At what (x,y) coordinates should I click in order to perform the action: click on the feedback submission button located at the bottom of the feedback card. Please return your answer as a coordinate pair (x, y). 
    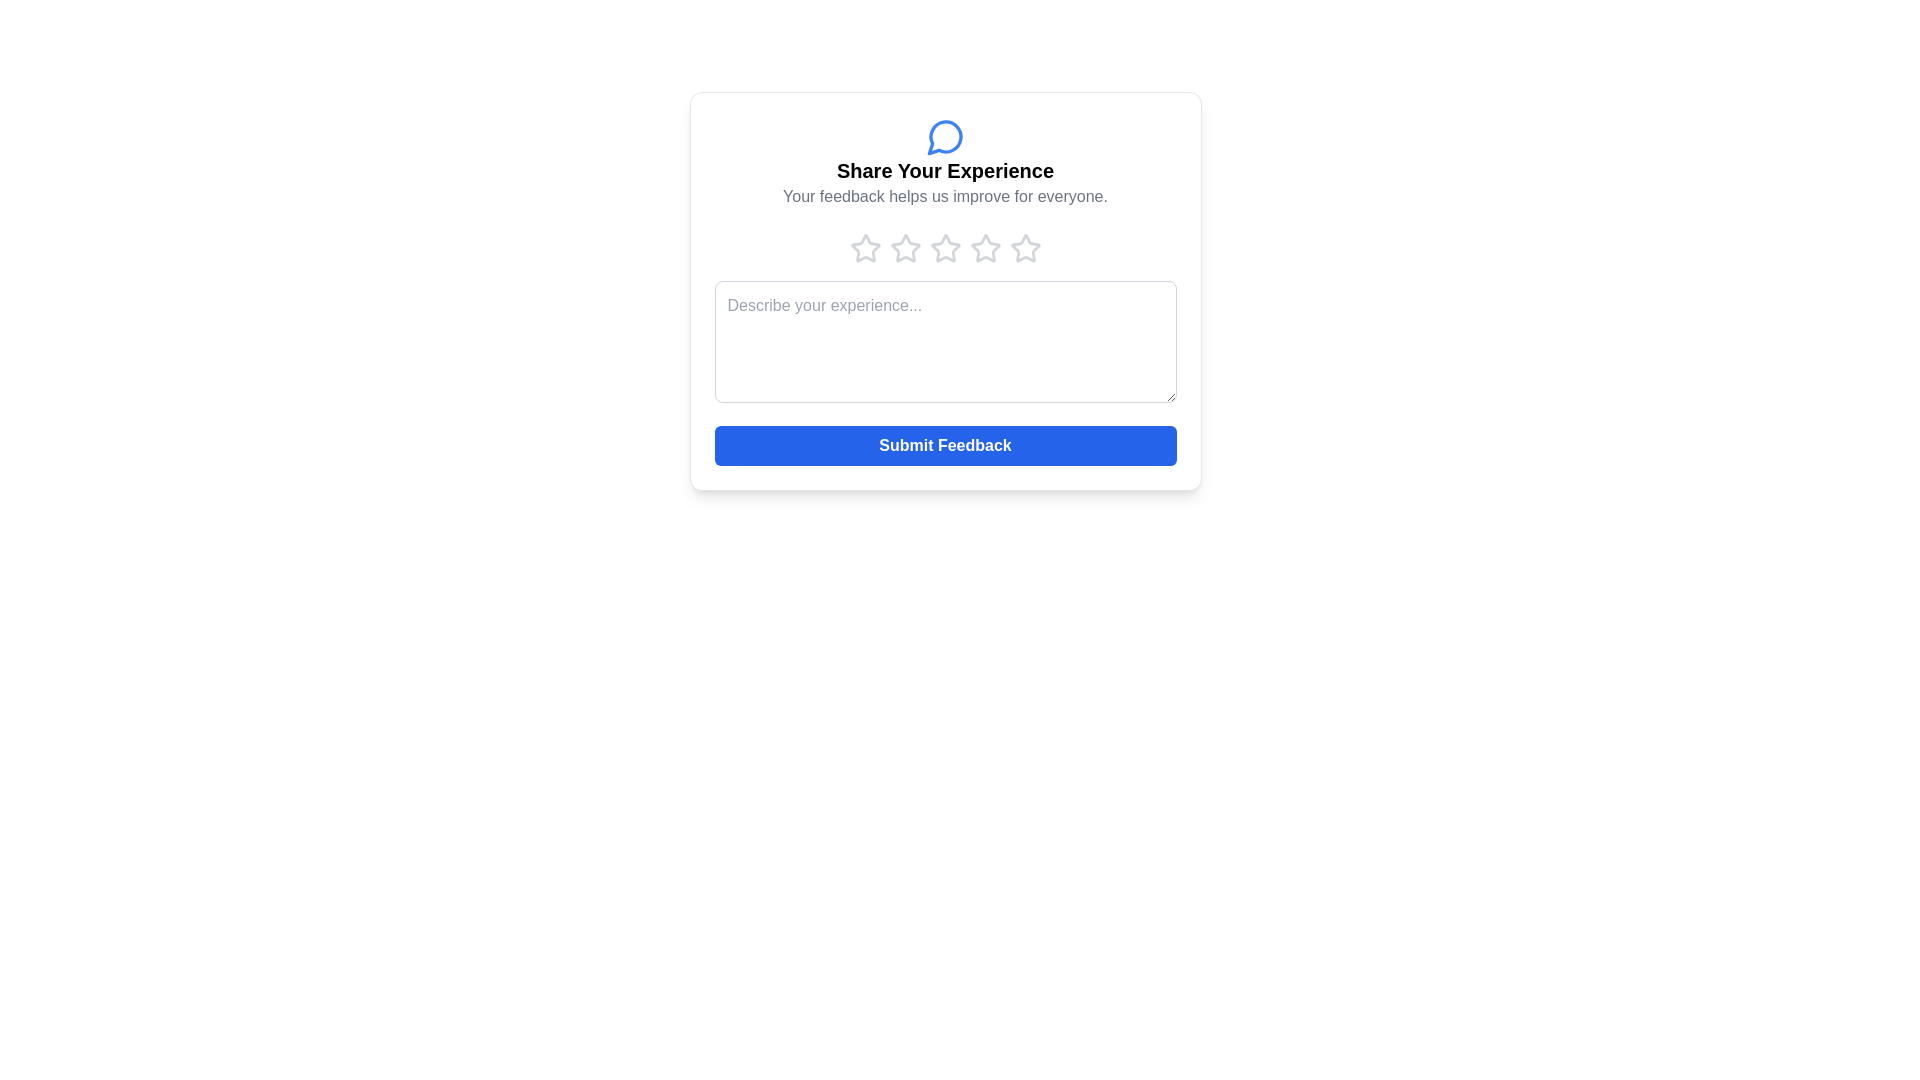
    Looking at the image, I should click on (944, 445).